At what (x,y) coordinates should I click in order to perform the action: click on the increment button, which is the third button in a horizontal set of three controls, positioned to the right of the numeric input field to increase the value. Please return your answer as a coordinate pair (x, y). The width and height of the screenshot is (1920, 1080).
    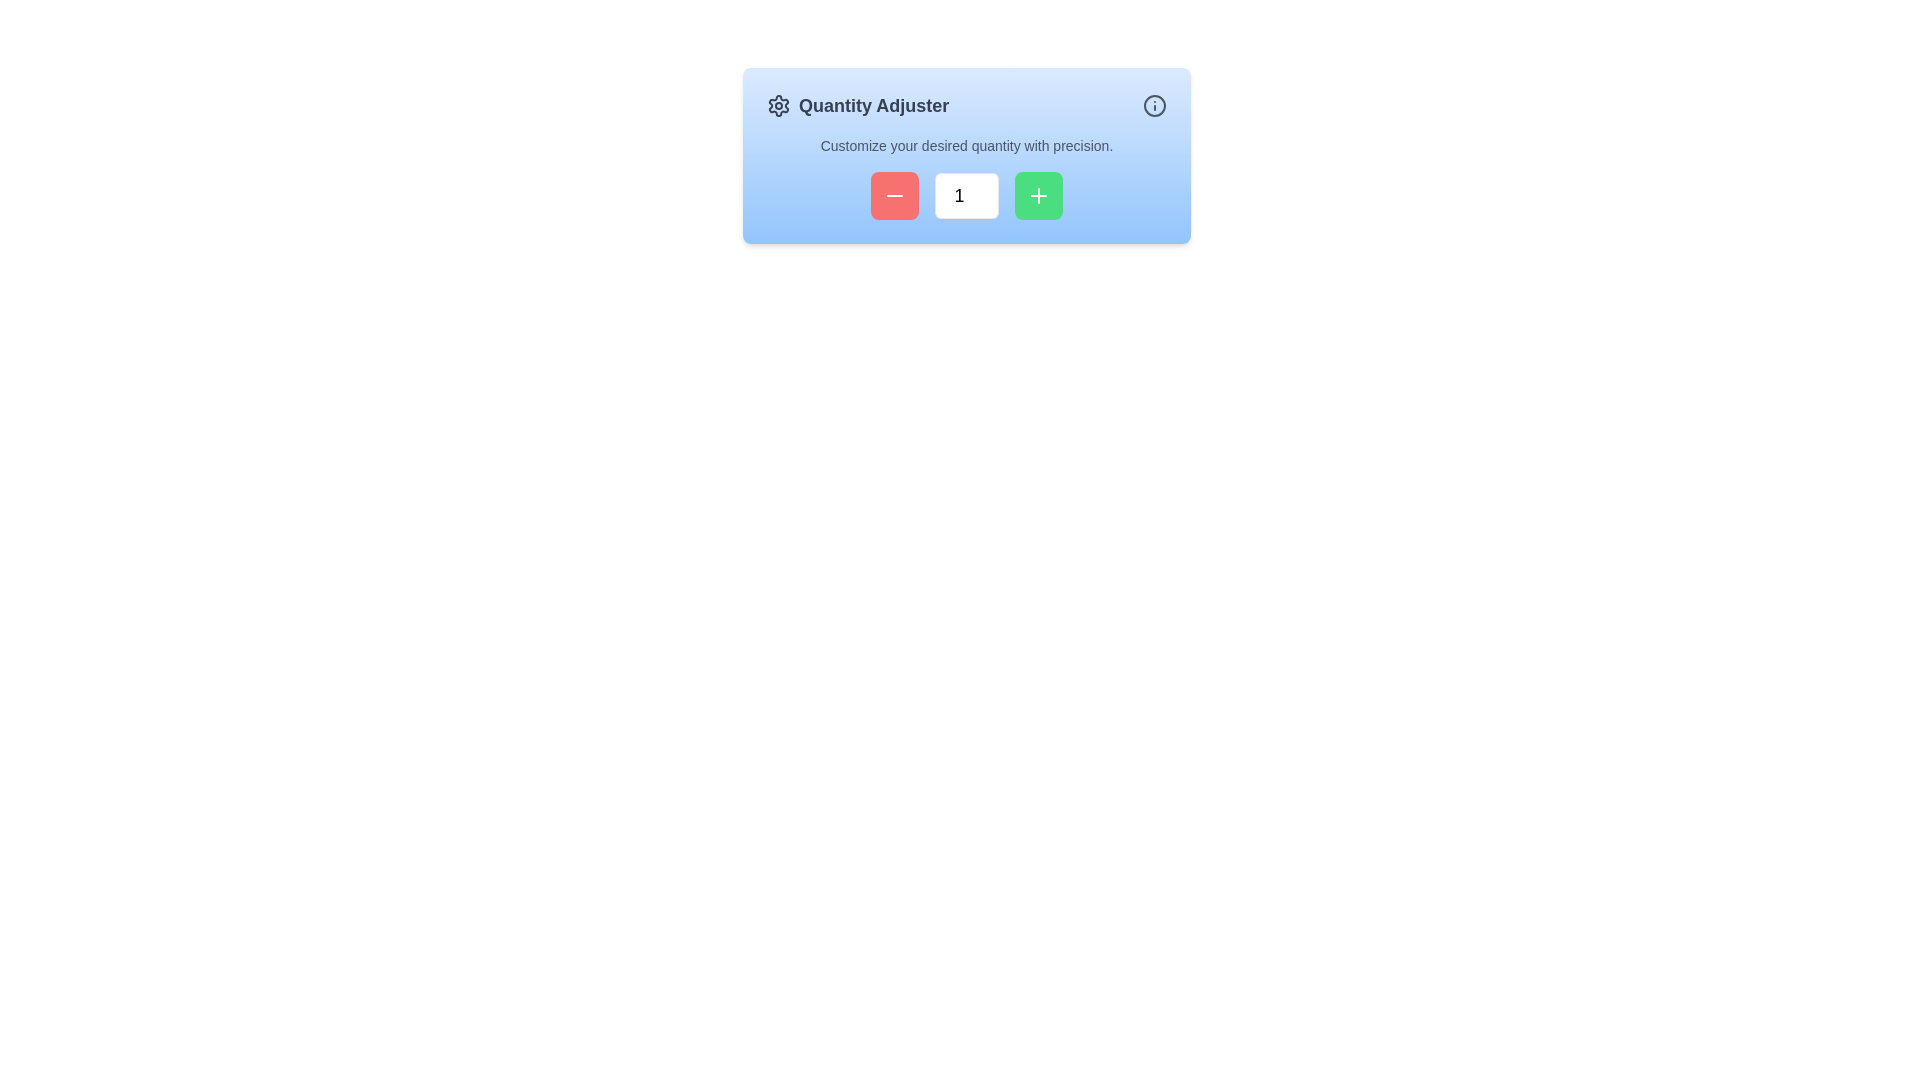
    Looking at the image, I should click on (1038, 196).